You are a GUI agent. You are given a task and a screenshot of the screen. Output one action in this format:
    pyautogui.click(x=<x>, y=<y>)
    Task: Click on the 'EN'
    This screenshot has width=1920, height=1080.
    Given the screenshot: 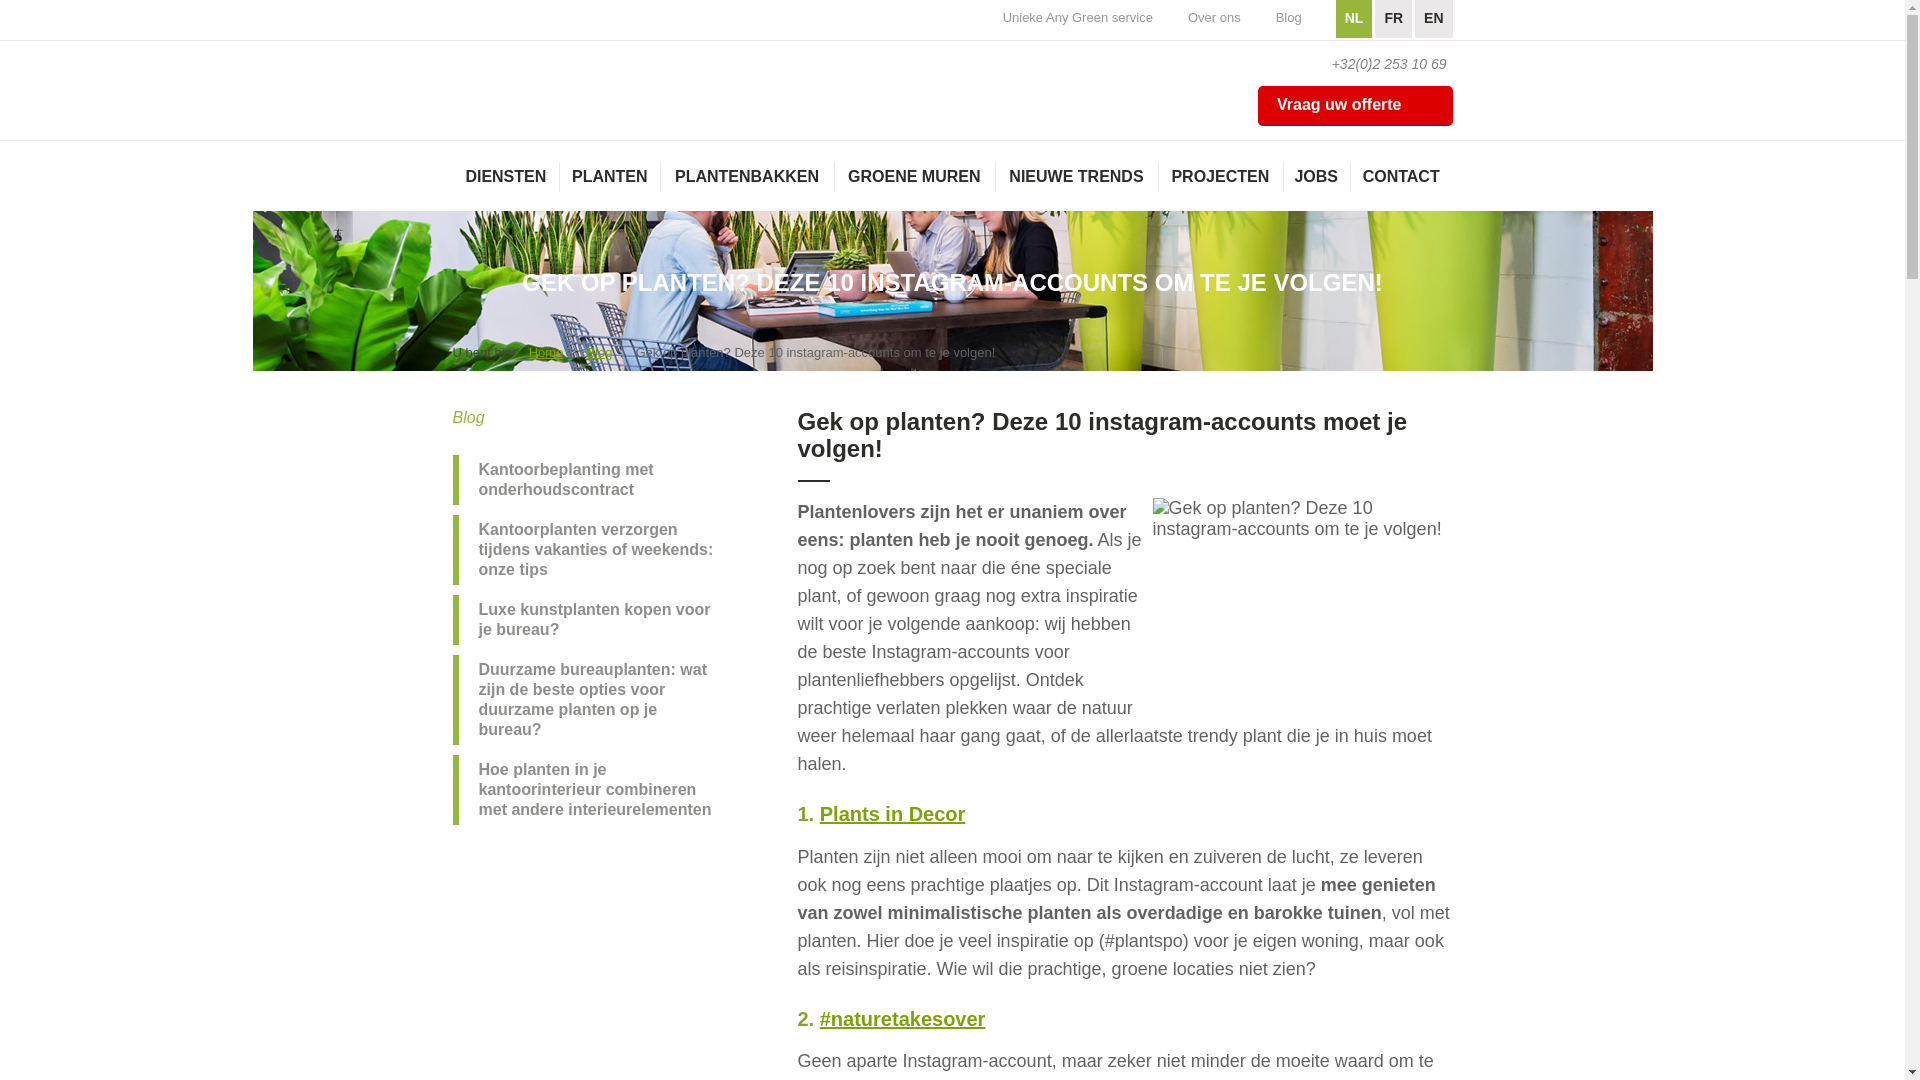 What is the action you would take?
    pyautogui.click(x=1432, y=19)
    